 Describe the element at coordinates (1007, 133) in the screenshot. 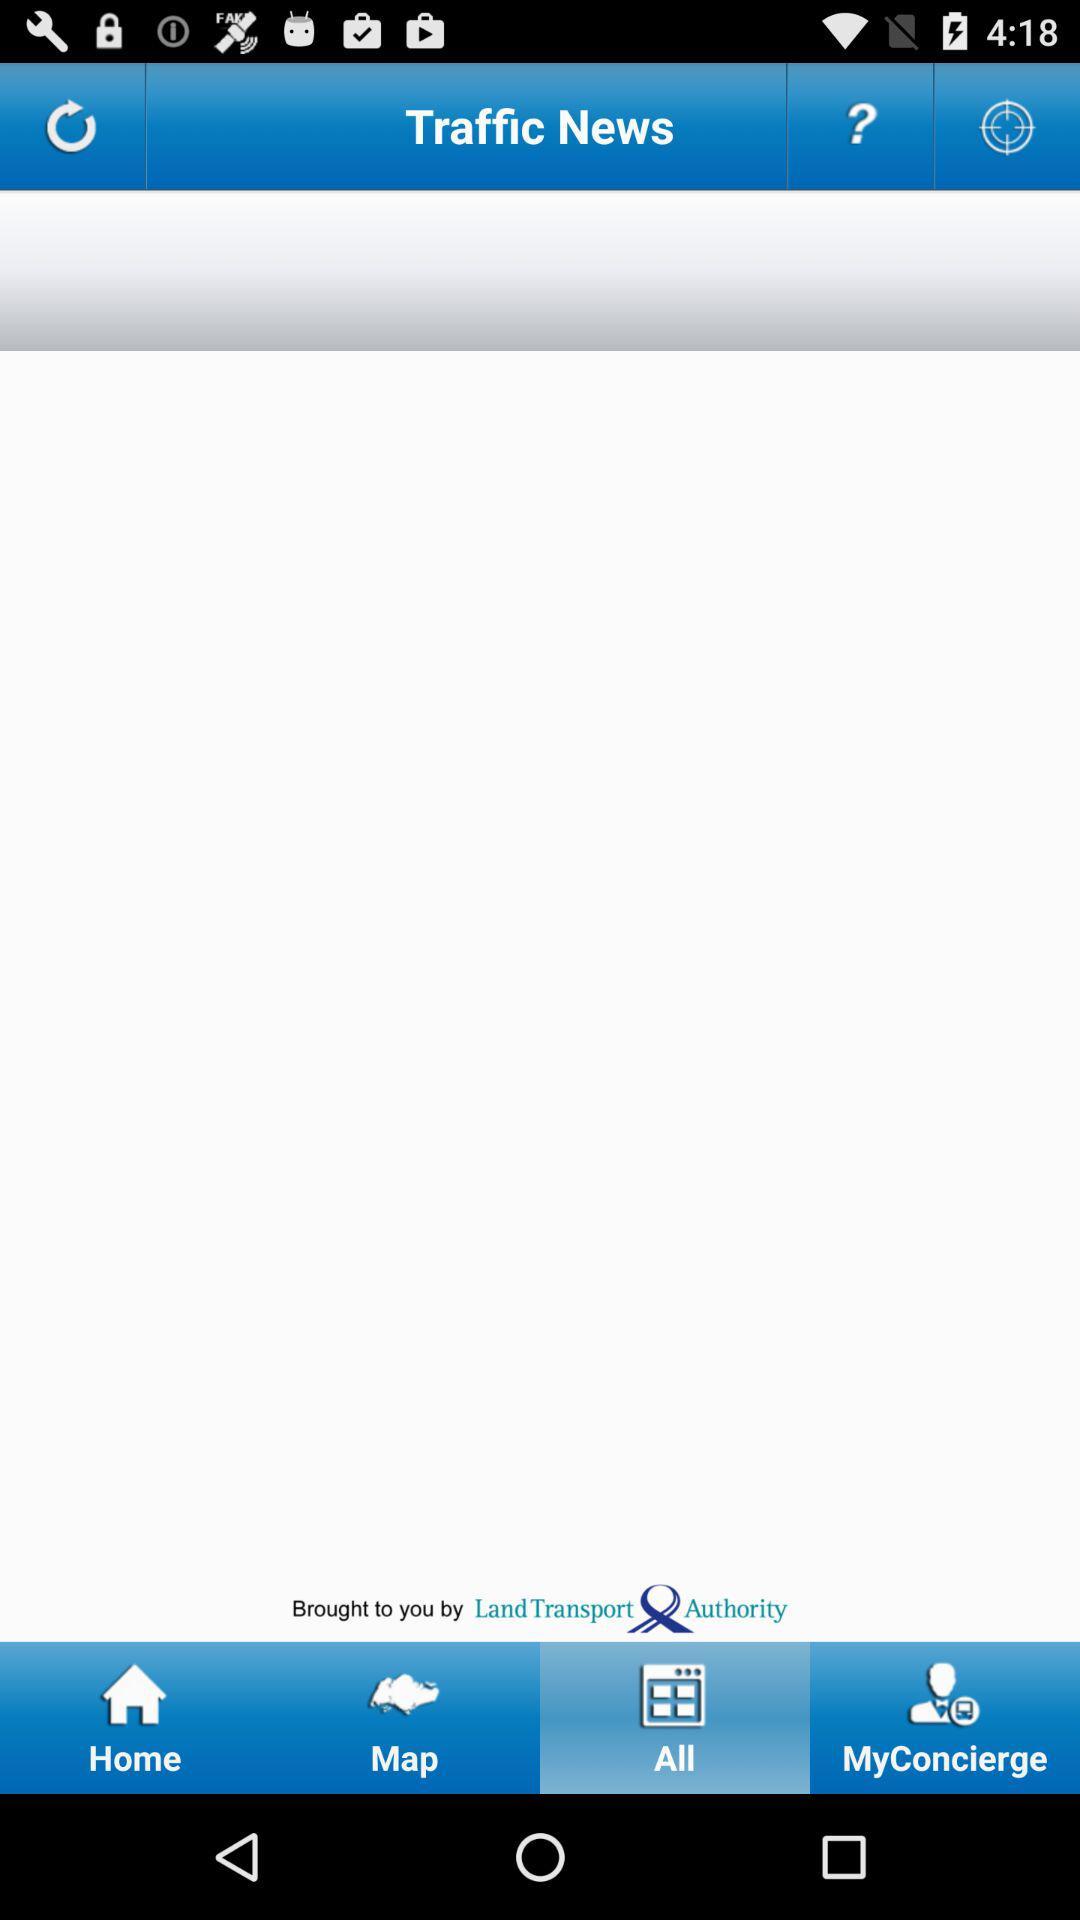

I see `the location_crosshair icon` at that location.